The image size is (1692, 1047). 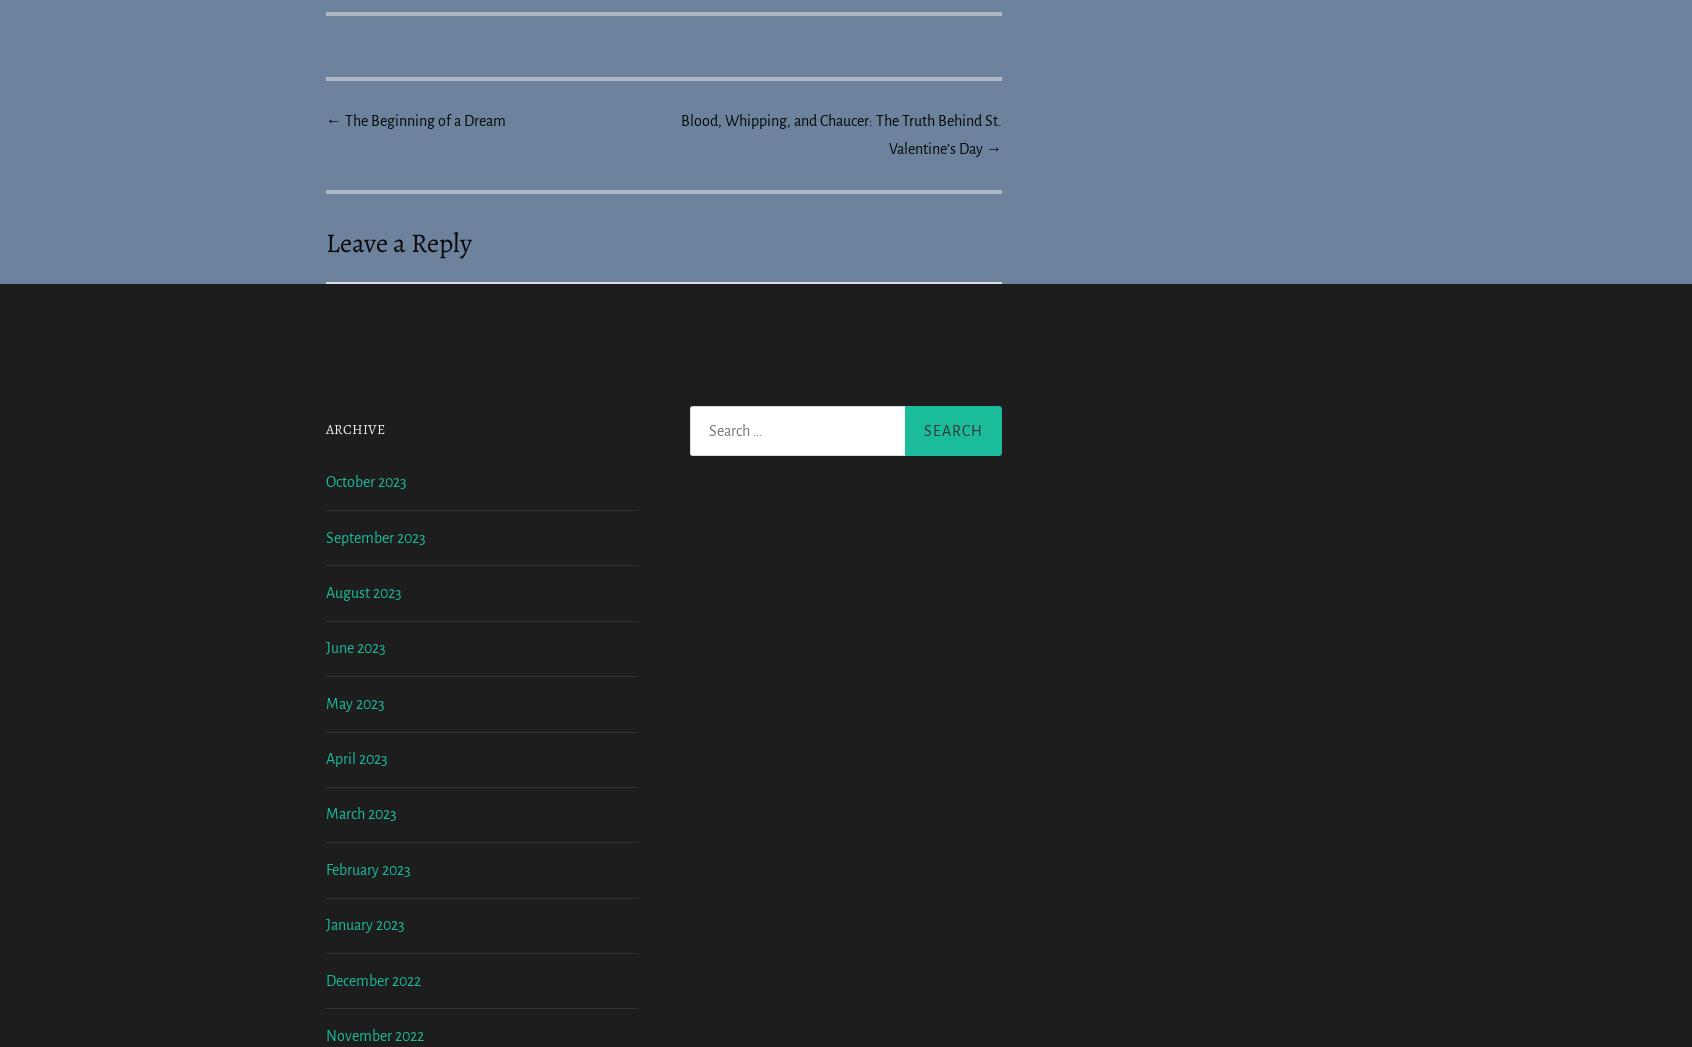 I want to click on 'February 2023', so click(x=368, y=1034).